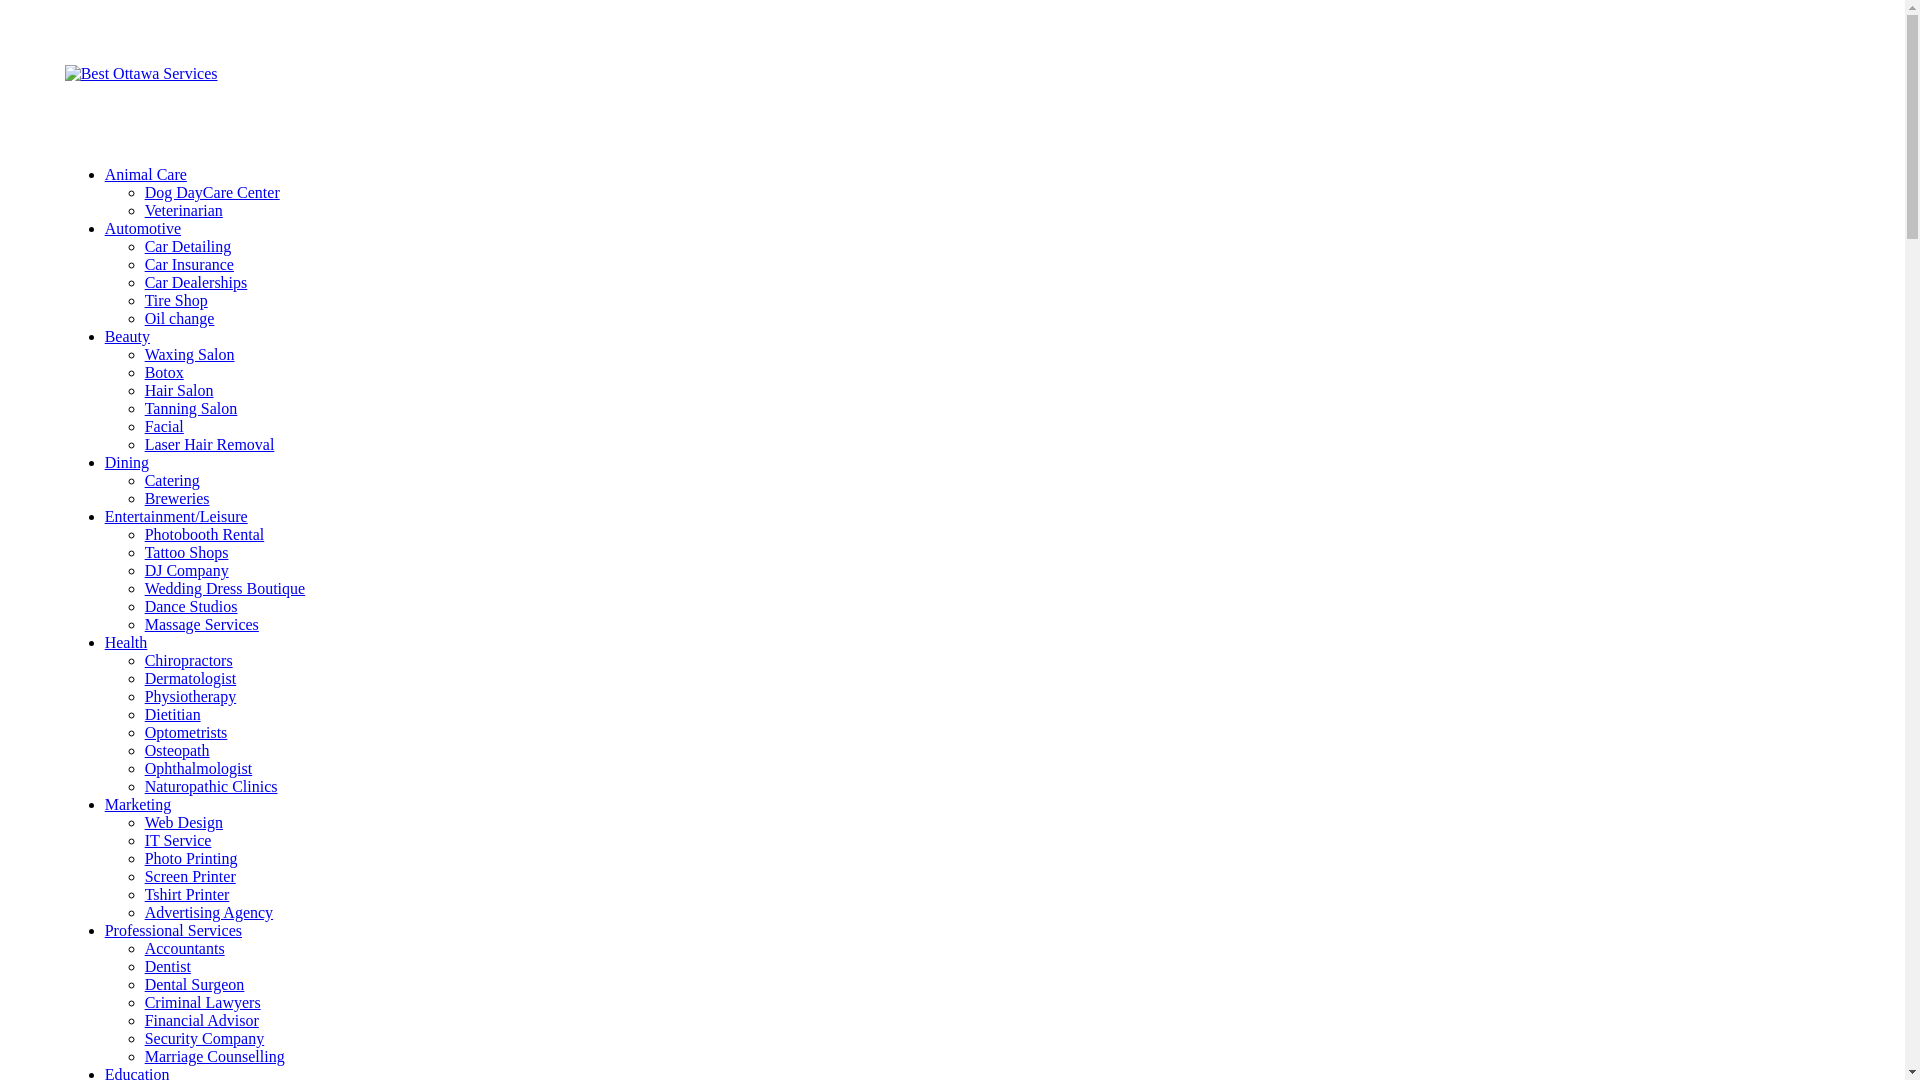  I want to click on 'Accountants', so click(185, 947).